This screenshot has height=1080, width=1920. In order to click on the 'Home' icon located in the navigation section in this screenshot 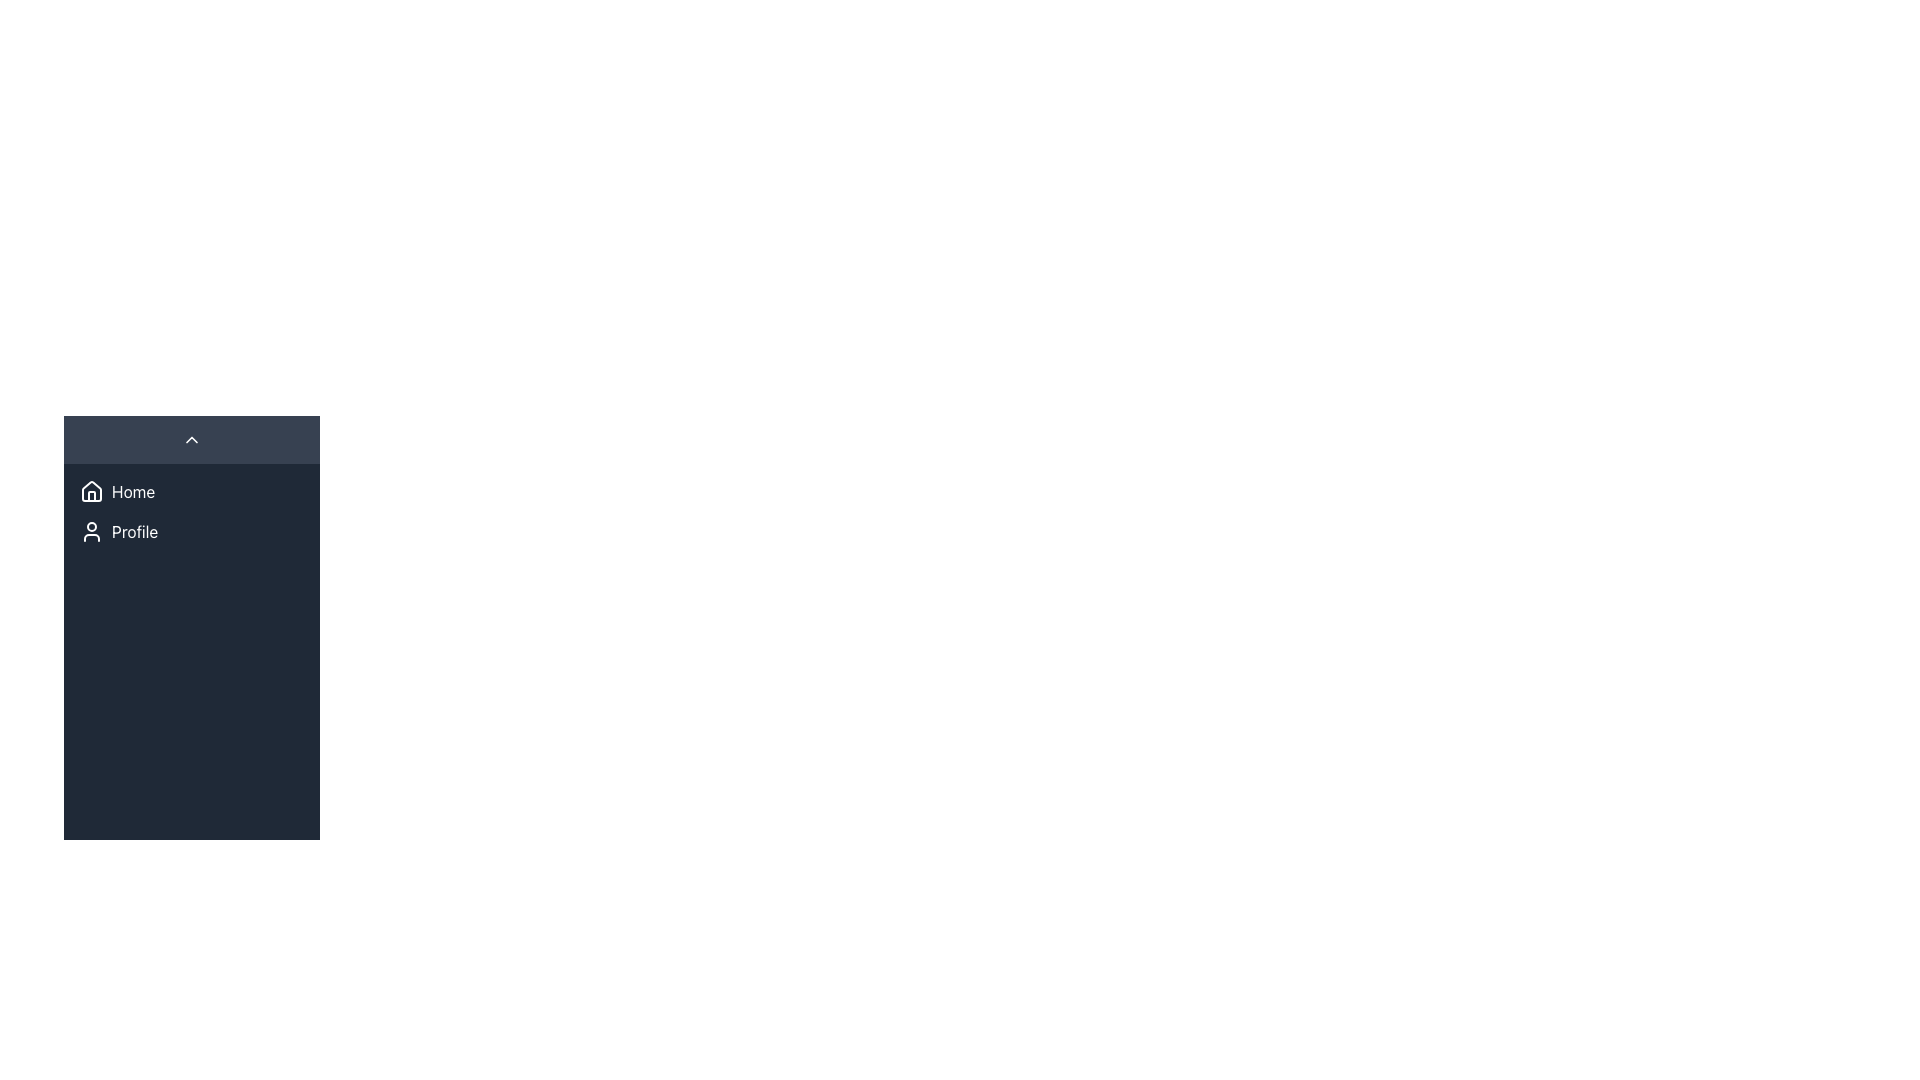, I will do `click(90, 492)`.